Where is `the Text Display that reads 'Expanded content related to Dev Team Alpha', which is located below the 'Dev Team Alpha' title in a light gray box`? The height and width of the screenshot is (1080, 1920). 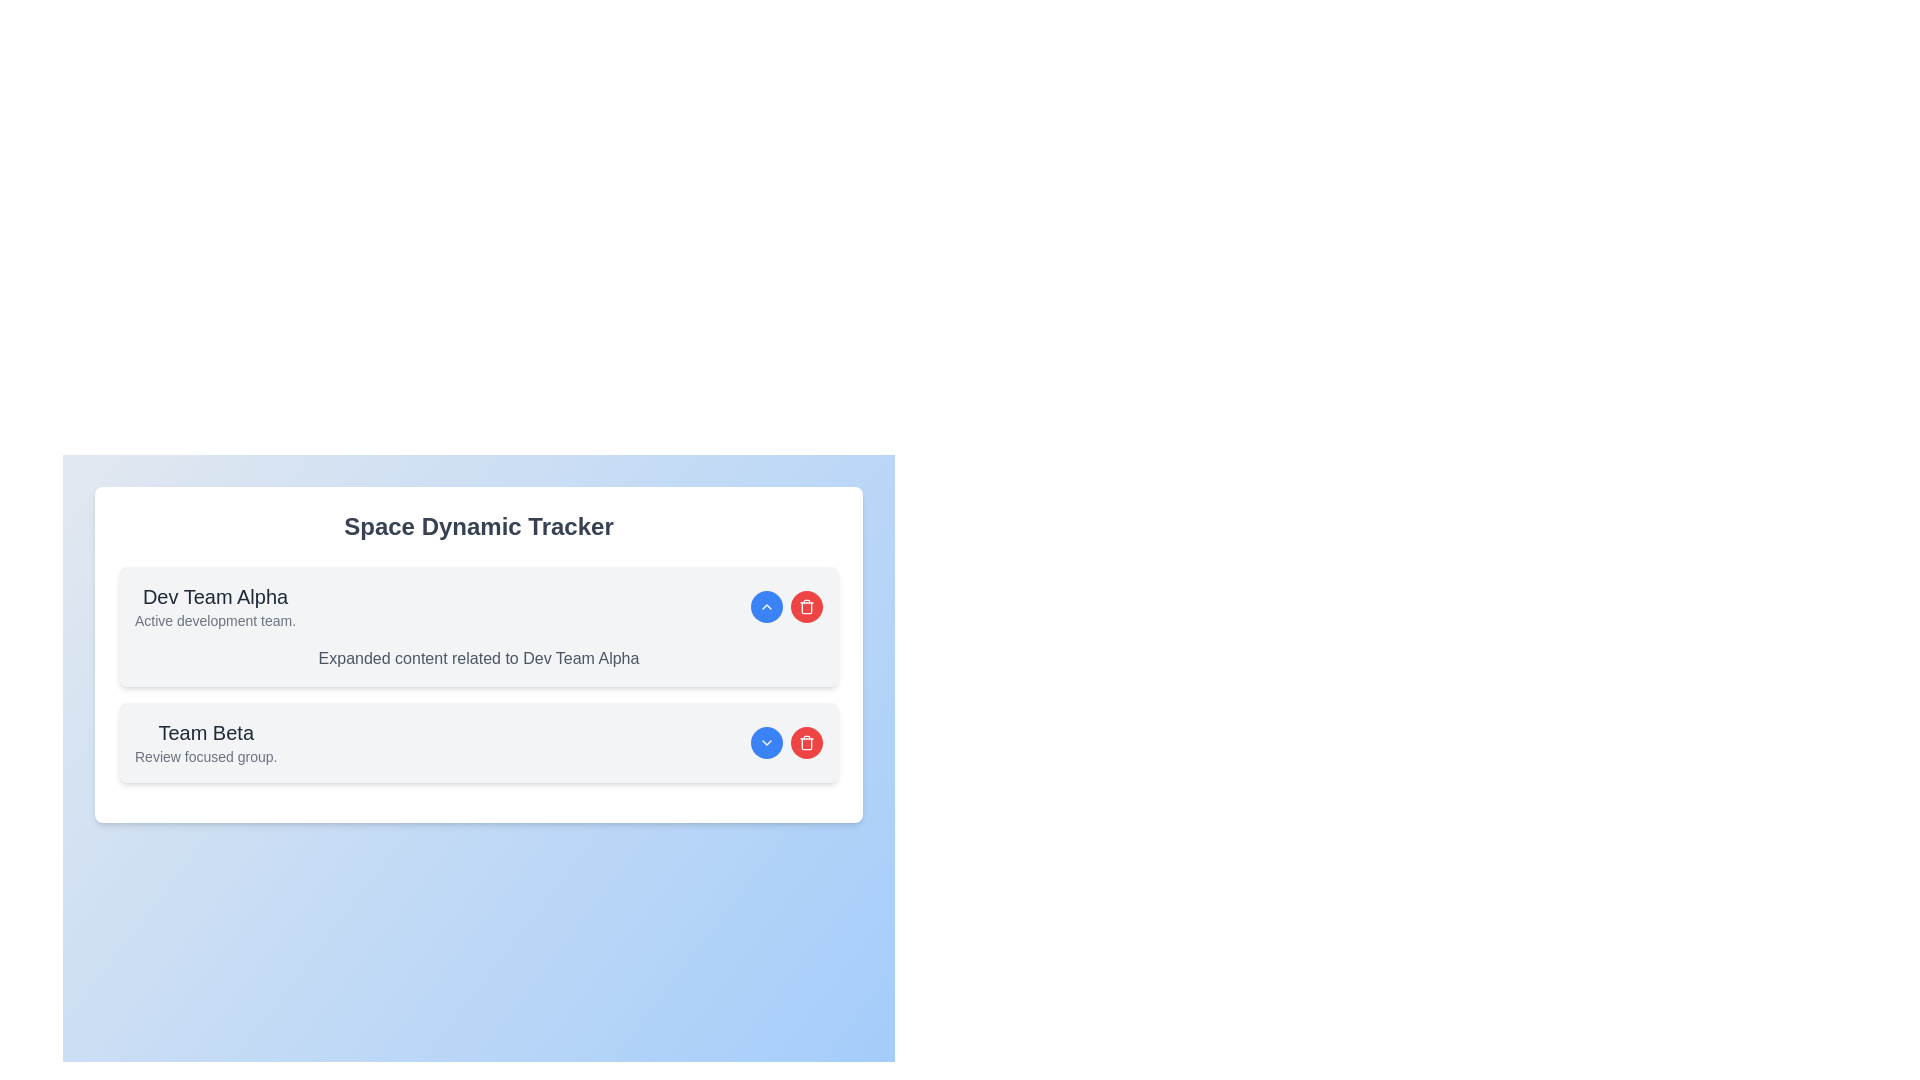 the Text Display that reads 'Expanded content related to Dev Team Alpha', which is located below the 'Dev Team Alpha' title in a light gray box is located at coordinates (478, 659).